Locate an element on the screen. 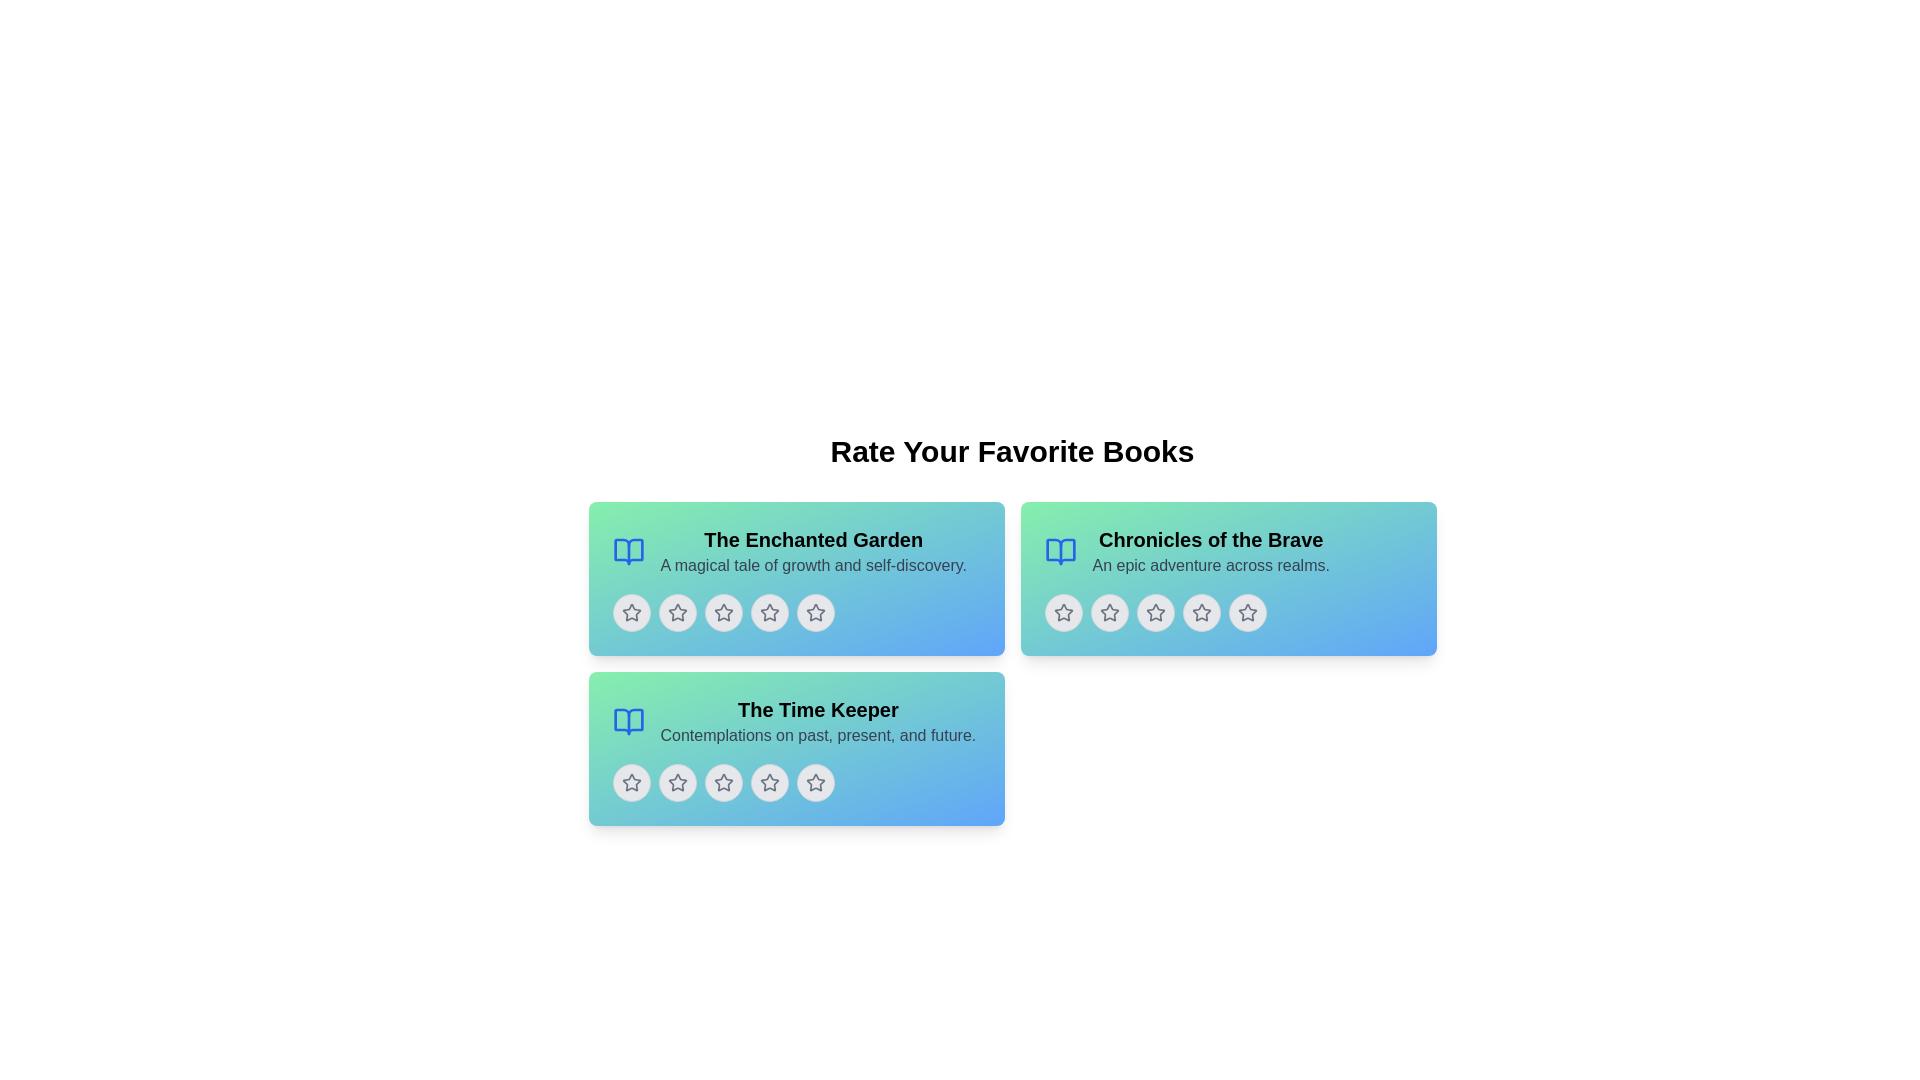  the third star button in the horizontal arrangement of rating stars below the title 'The Enchanted Garden' is located at coordinates (722, 612).